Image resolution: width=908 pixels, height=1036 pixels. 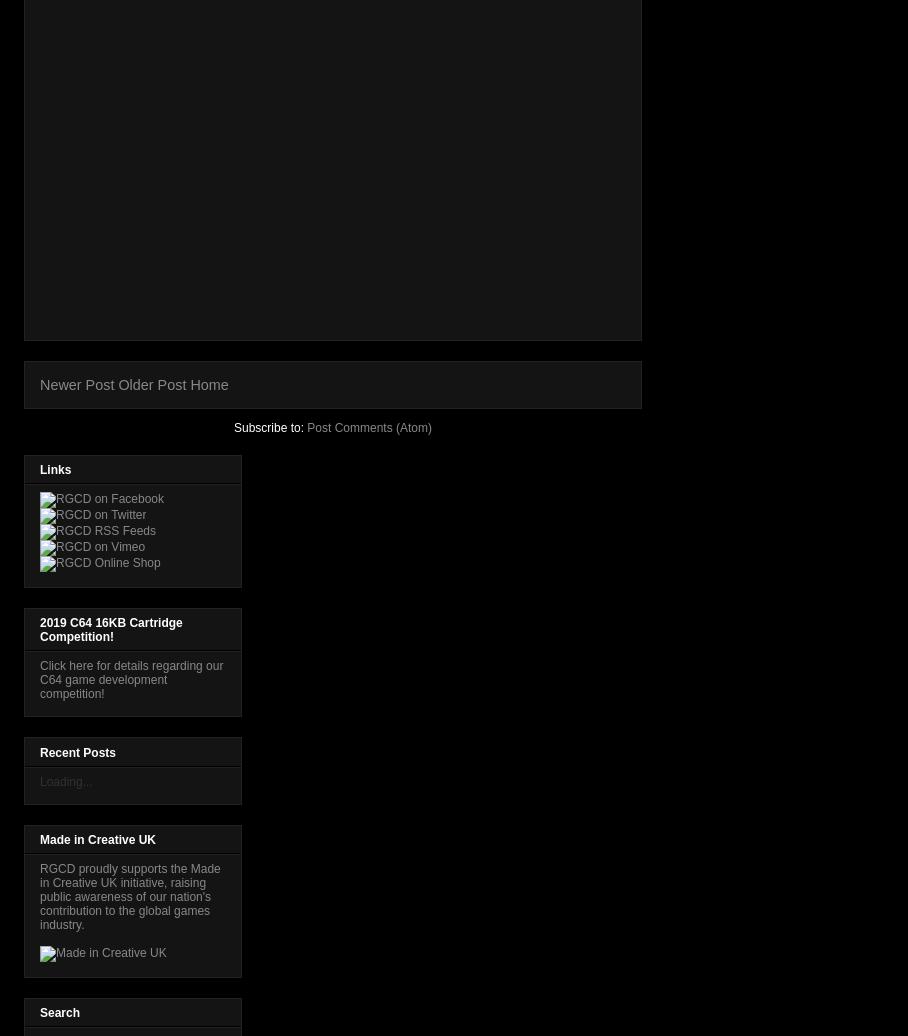 I want to click on 'Search', so click(x=60, y=1011).